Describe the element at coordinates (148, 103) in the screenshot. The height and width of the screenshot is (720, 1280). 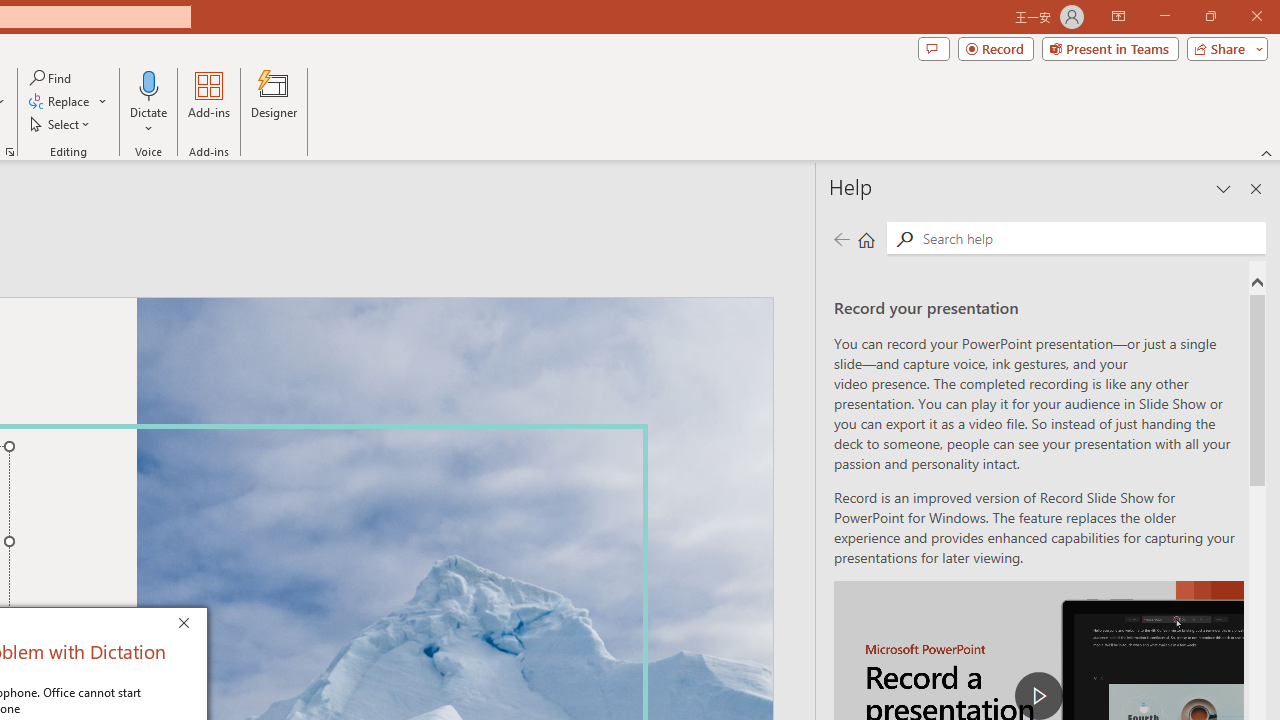
I see `'Dictate'` at that location.